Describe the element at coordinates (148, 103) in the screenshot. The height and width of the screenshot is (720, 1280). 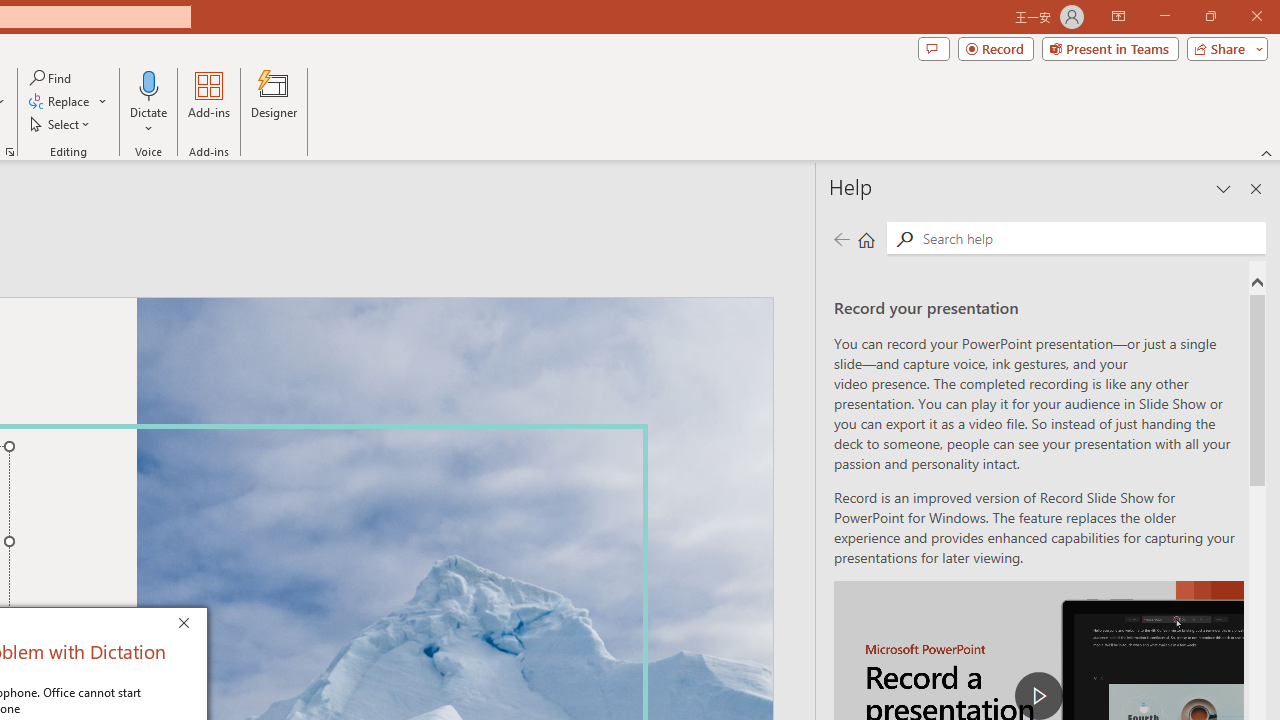
I see `'Dictate'` at that location.